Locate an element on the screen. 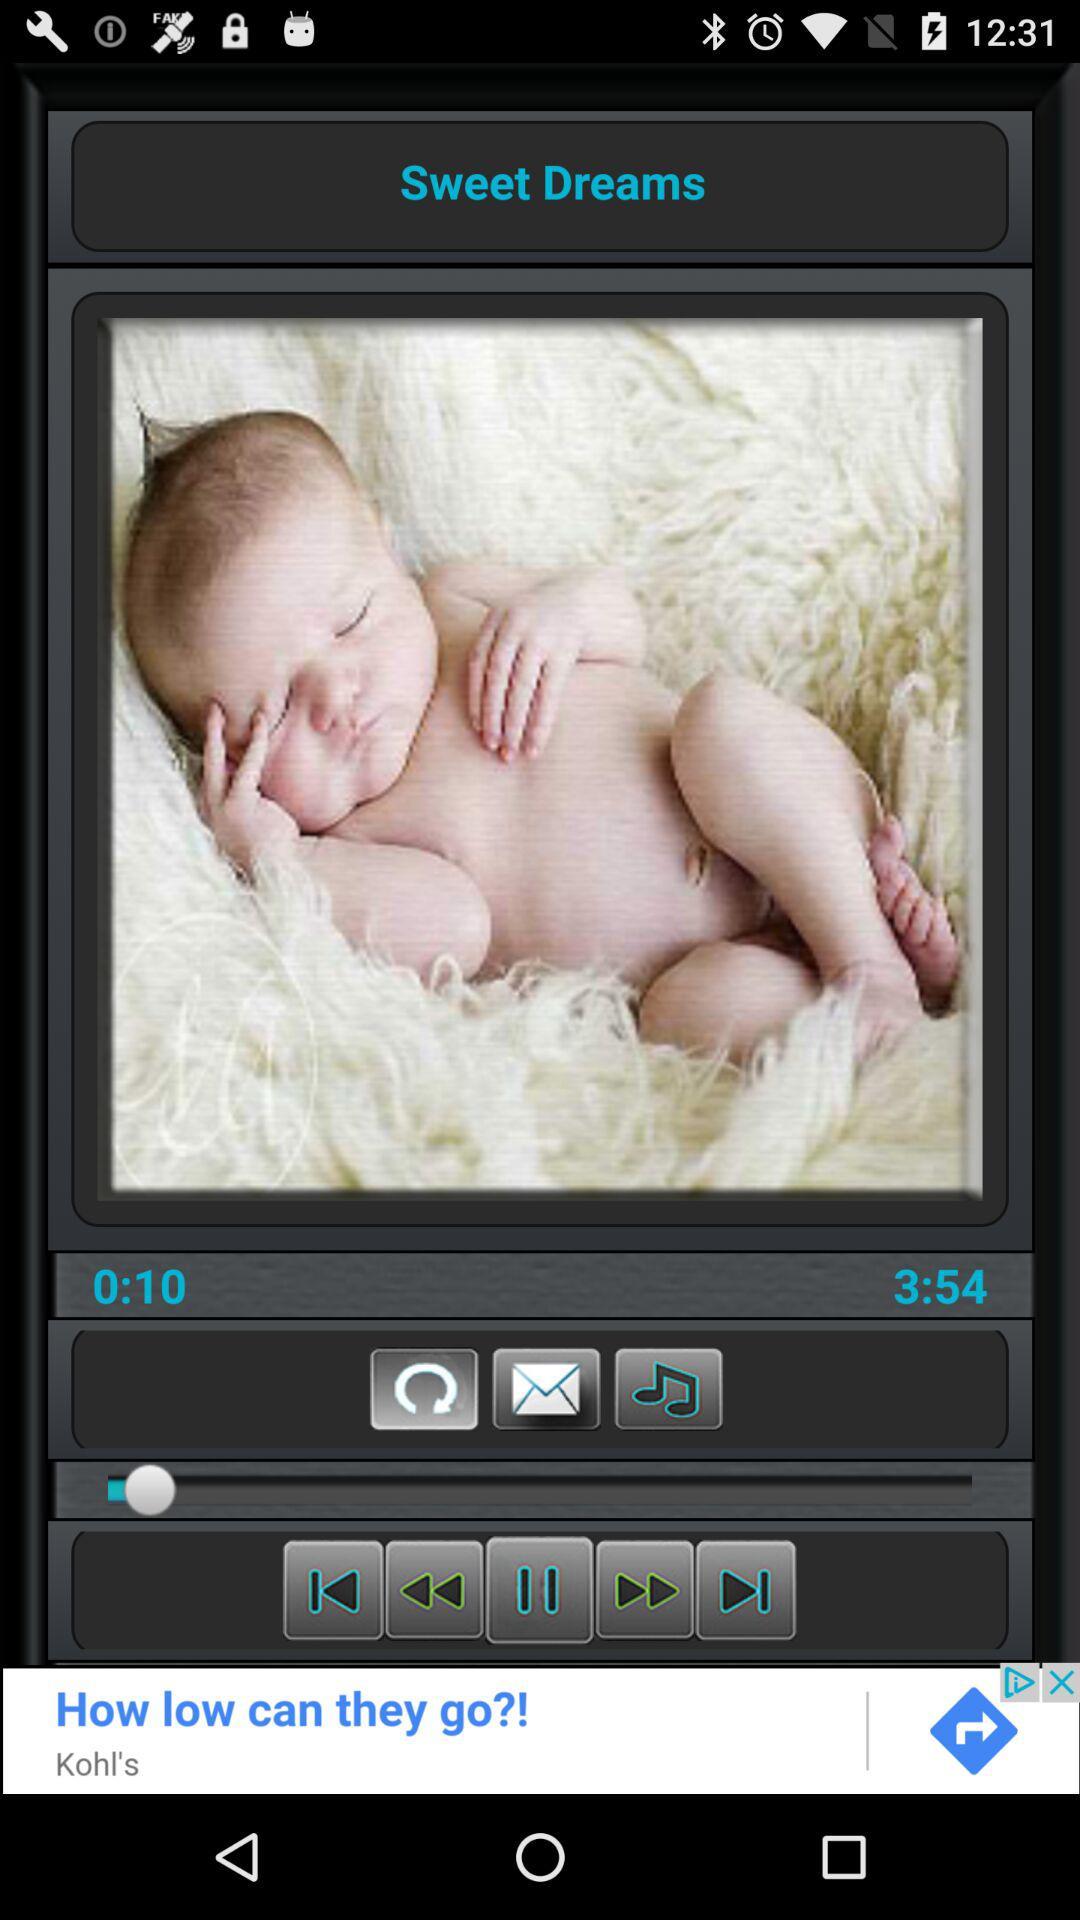 The image size is (1080, 1920). previous option is located at coordinates (433, 1589).